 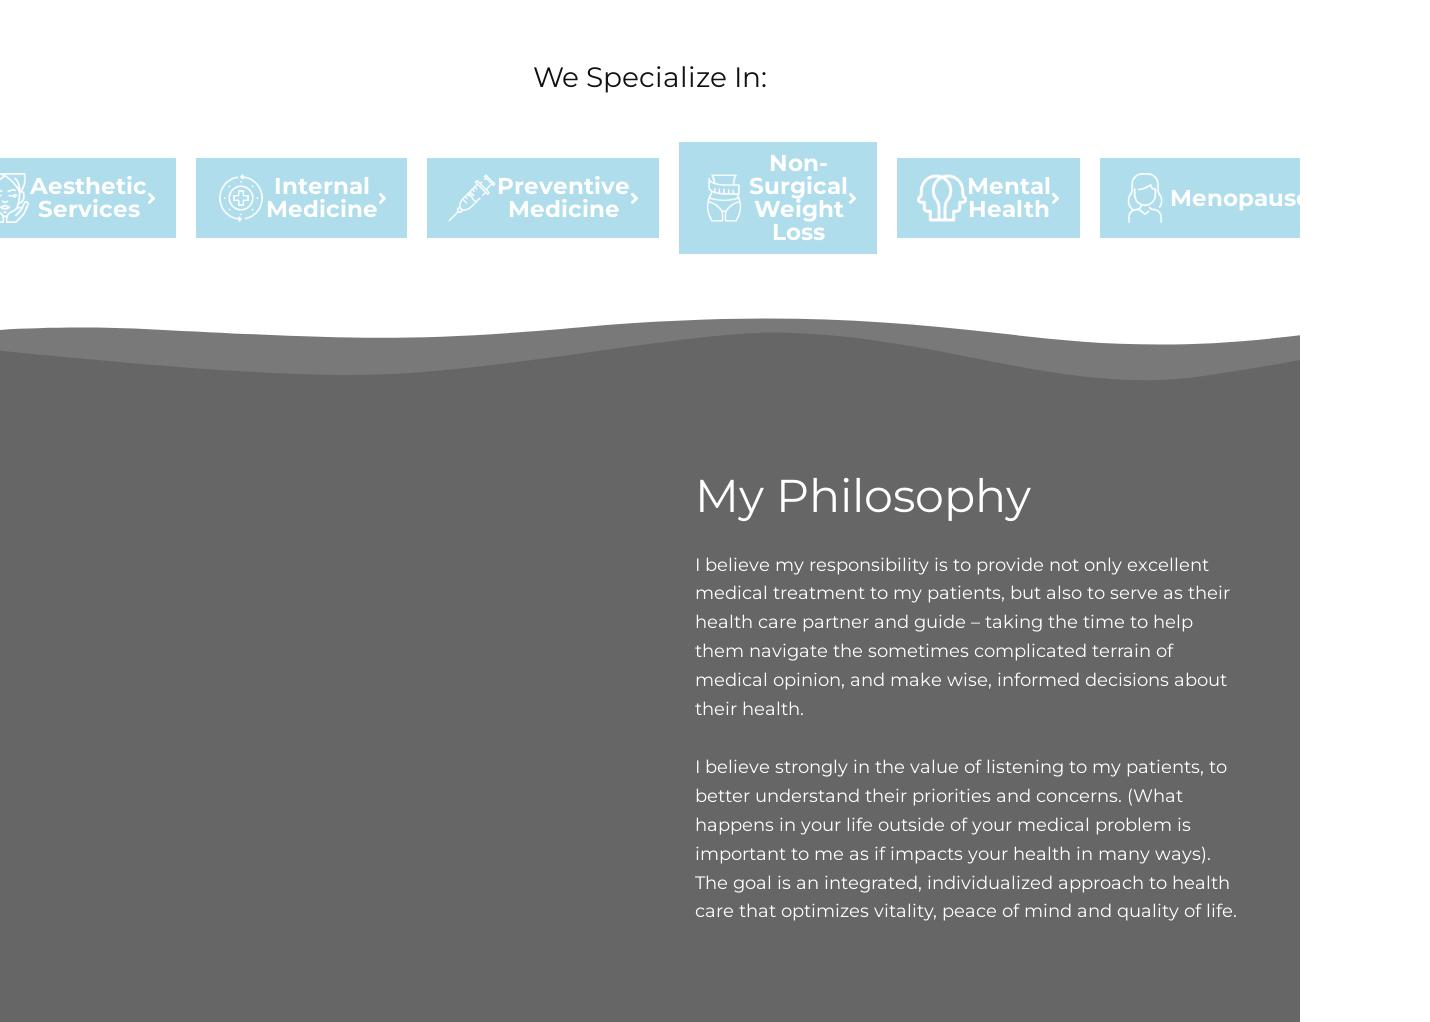 I want to click on 'Non-Surgical Weight Loss', so click(x=797, y=197).